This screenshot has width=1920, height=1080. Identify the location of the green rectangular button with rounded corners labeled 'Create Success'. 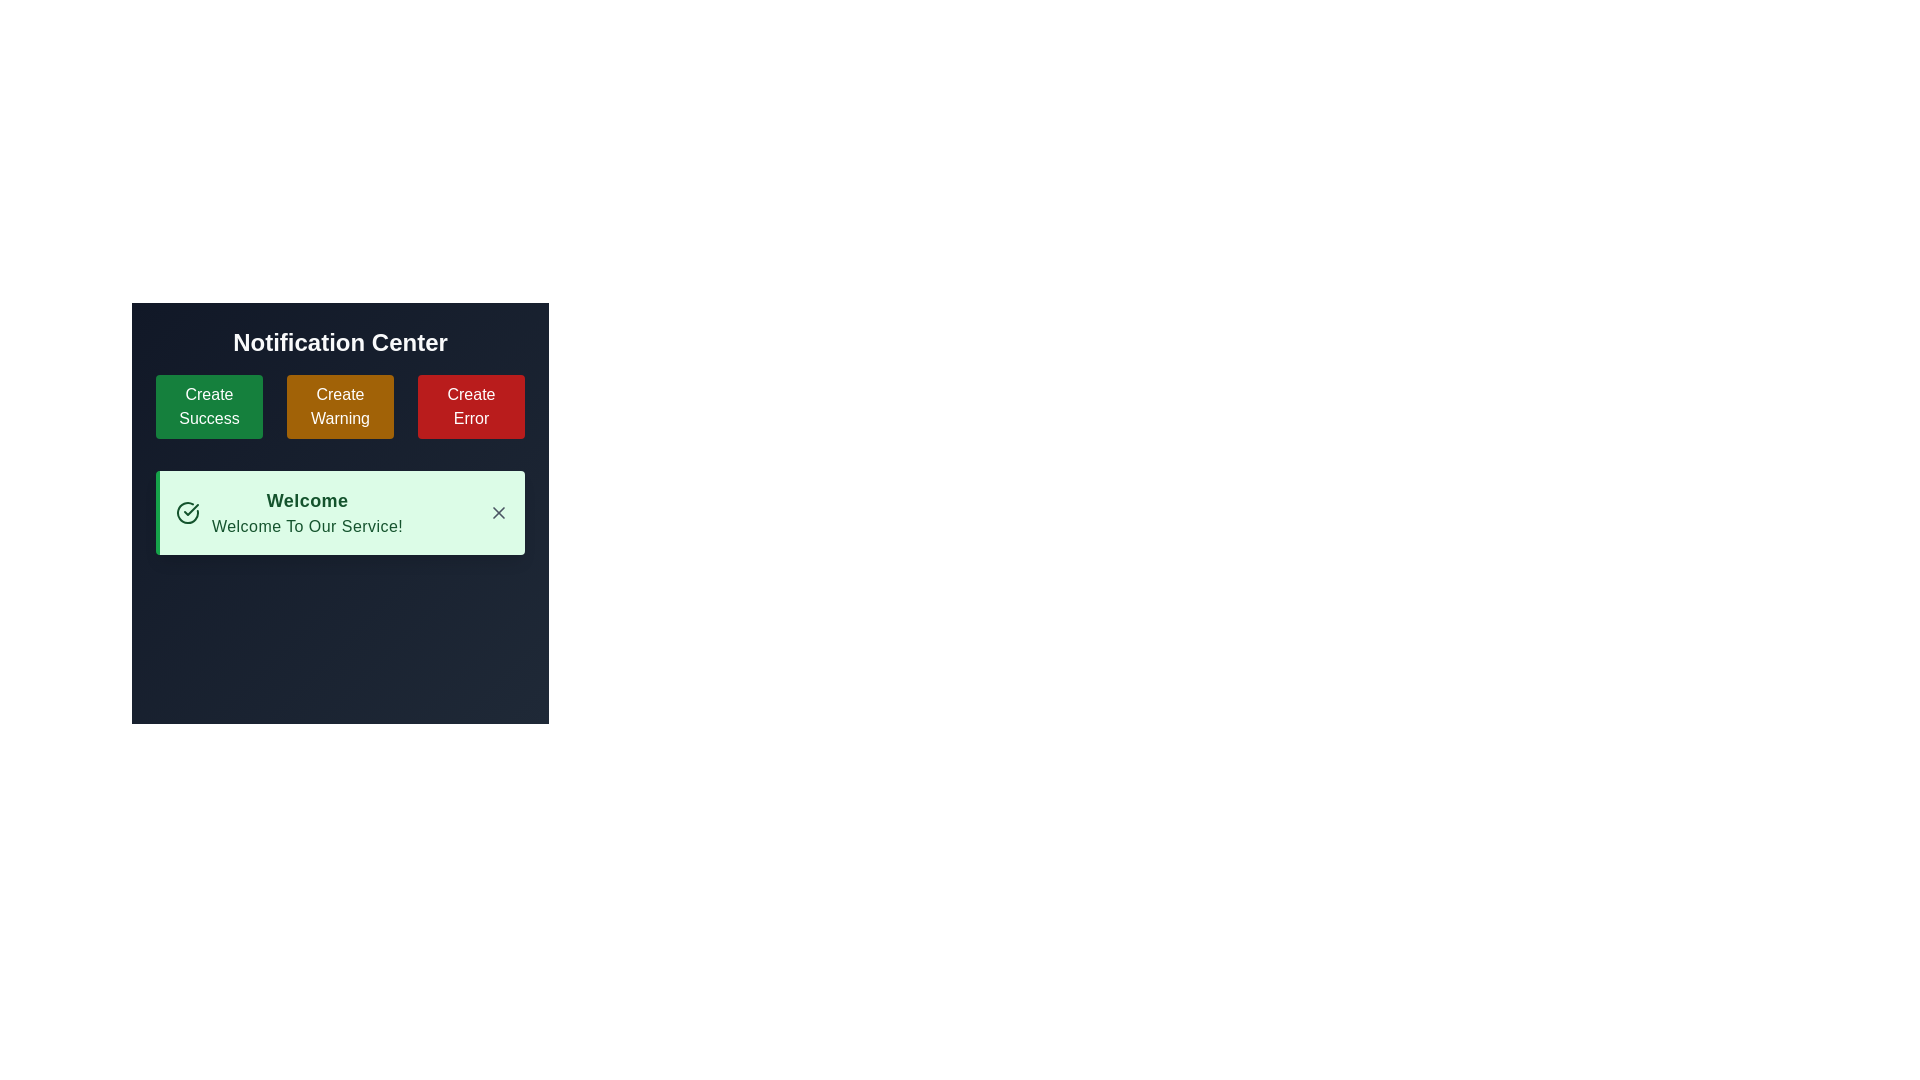
(209, 406).